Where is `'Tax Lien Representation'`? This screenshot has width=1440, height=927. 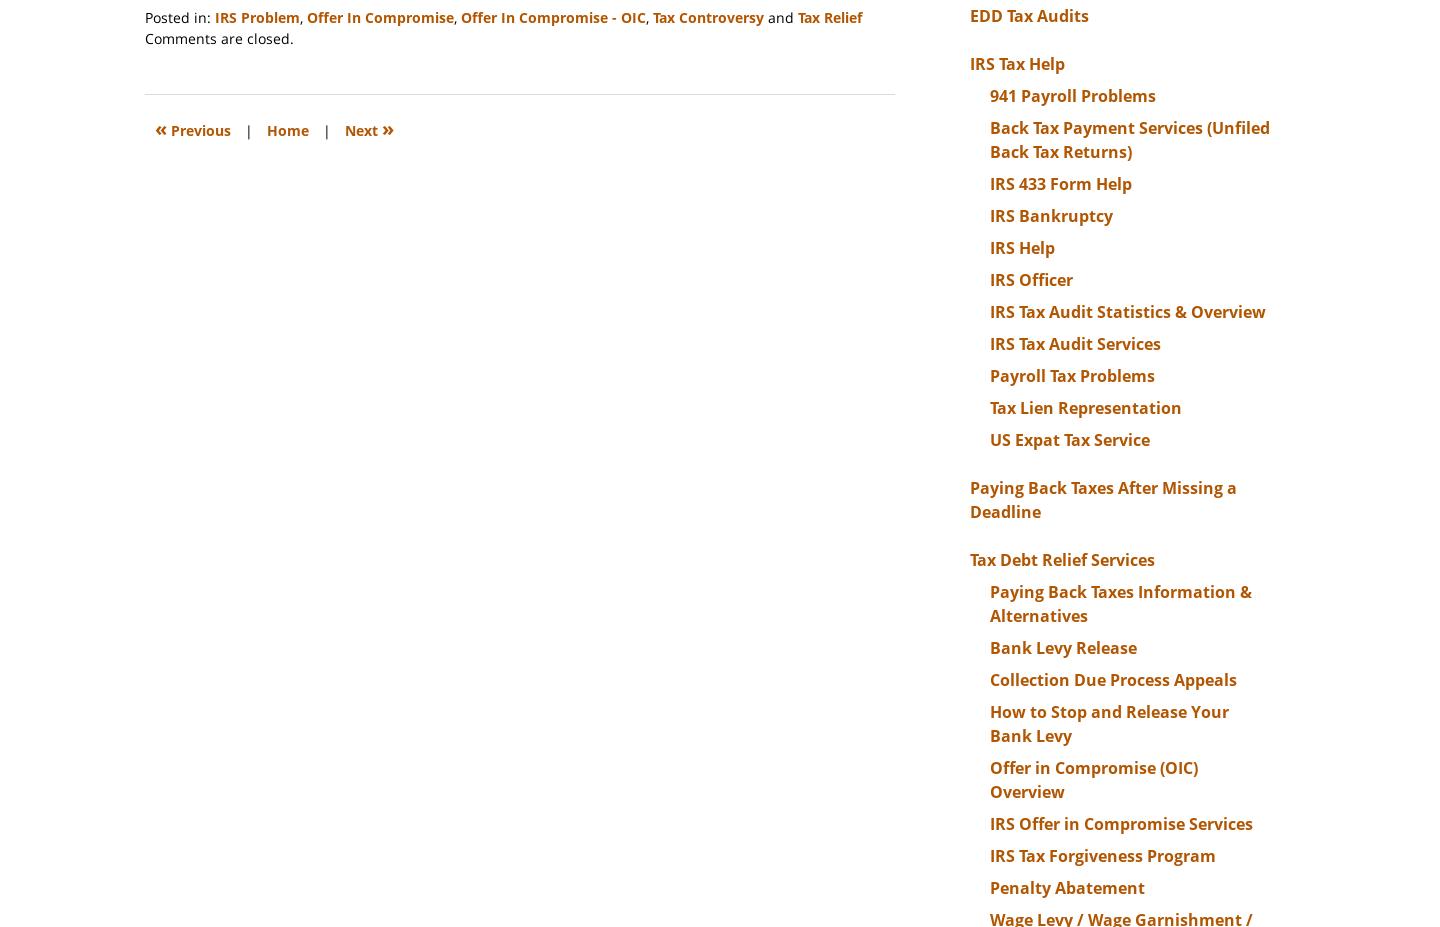
'Tax Lien Representation' is located at coordinates (1085, 406).